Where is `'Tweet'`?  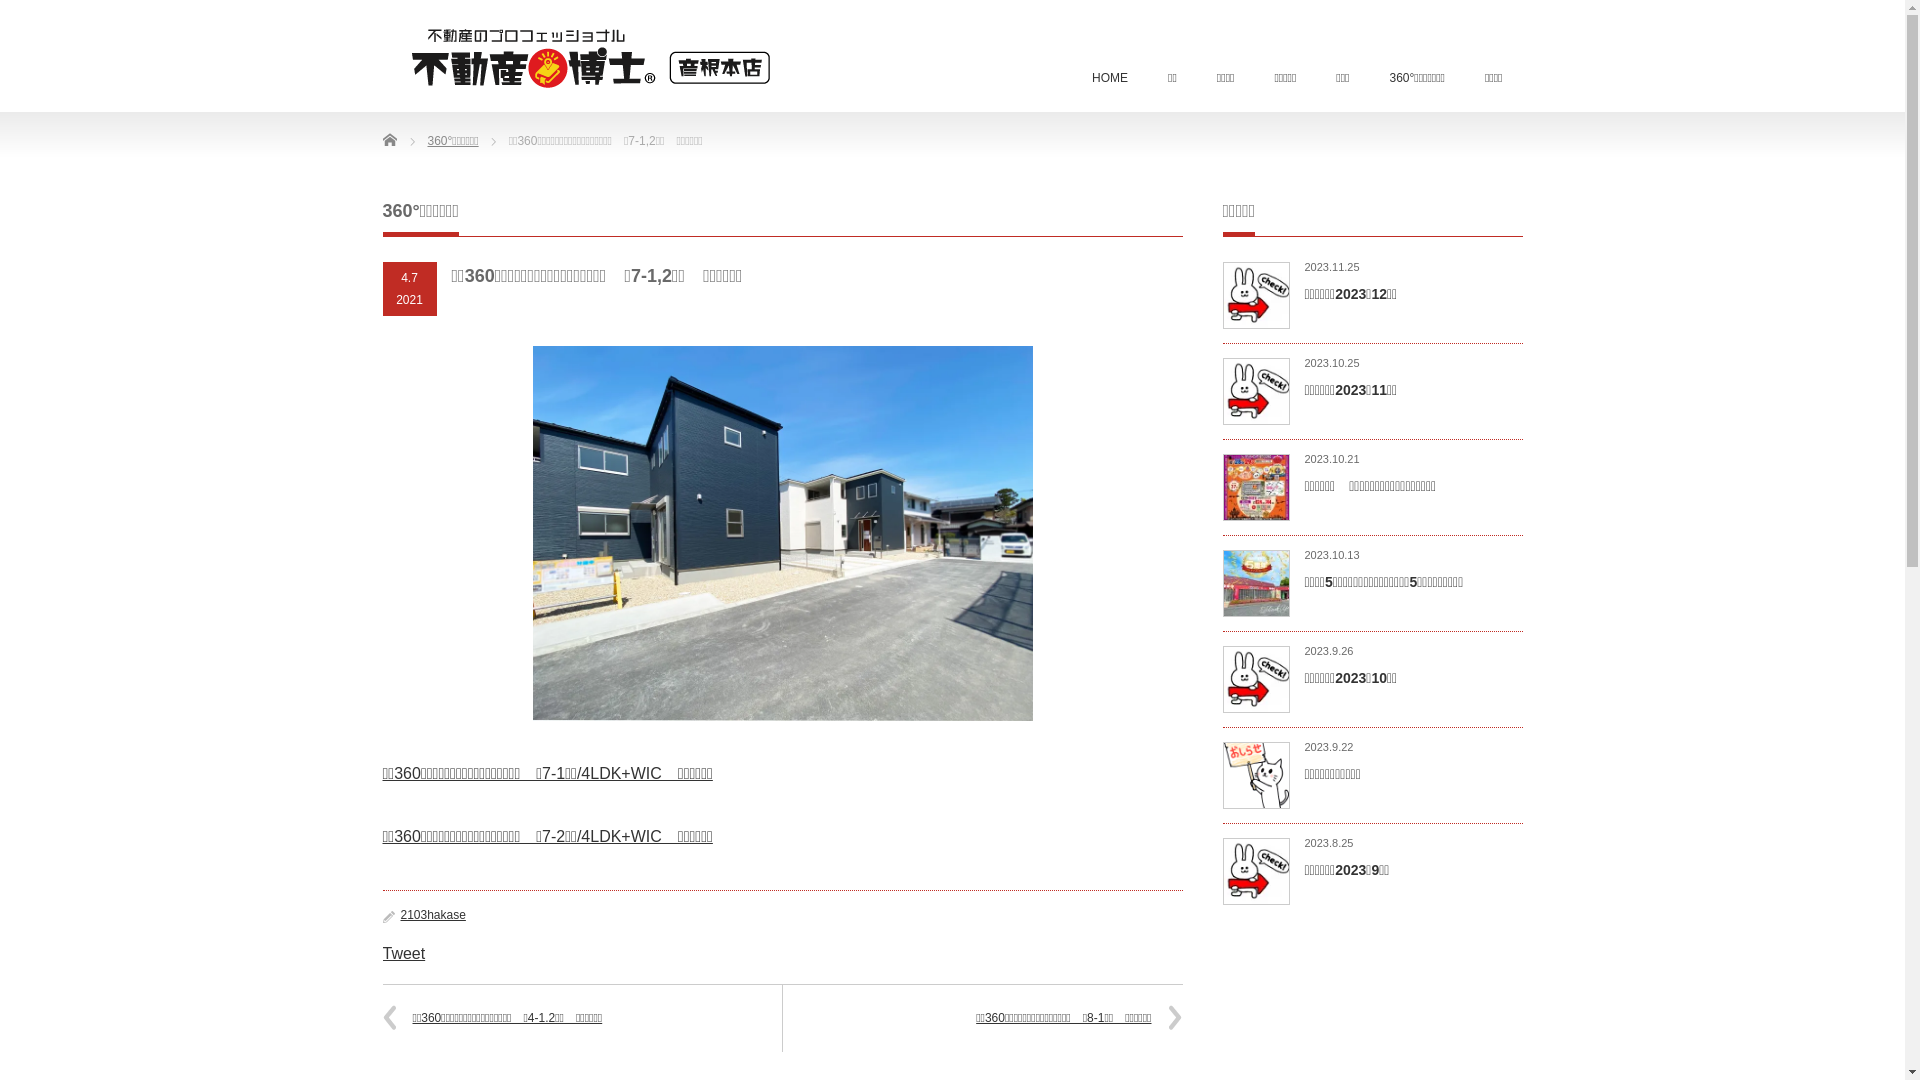
'Tweet' is located at coordinates (382, 952).